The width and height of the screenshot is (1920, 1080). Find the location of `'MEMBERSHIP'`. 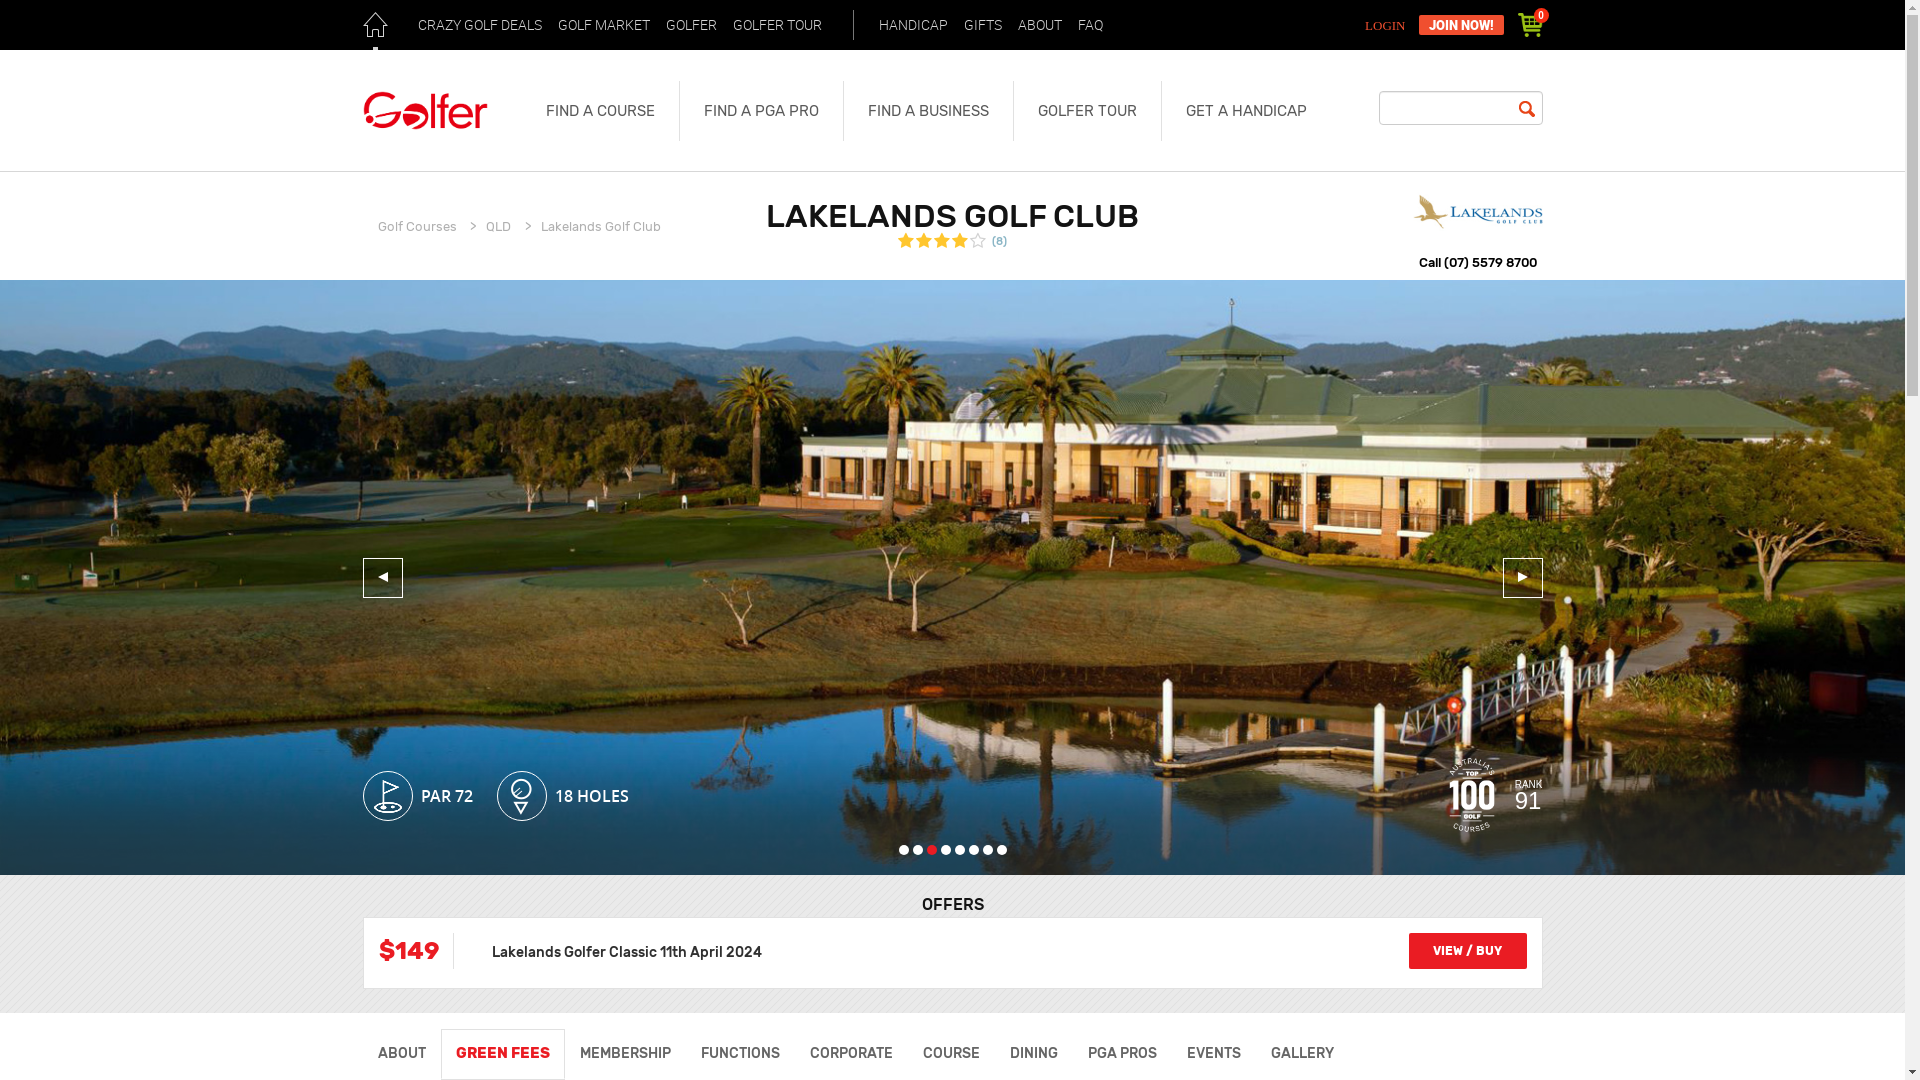

'MEMBERSHIP' is located at coordinates (623, 1052).